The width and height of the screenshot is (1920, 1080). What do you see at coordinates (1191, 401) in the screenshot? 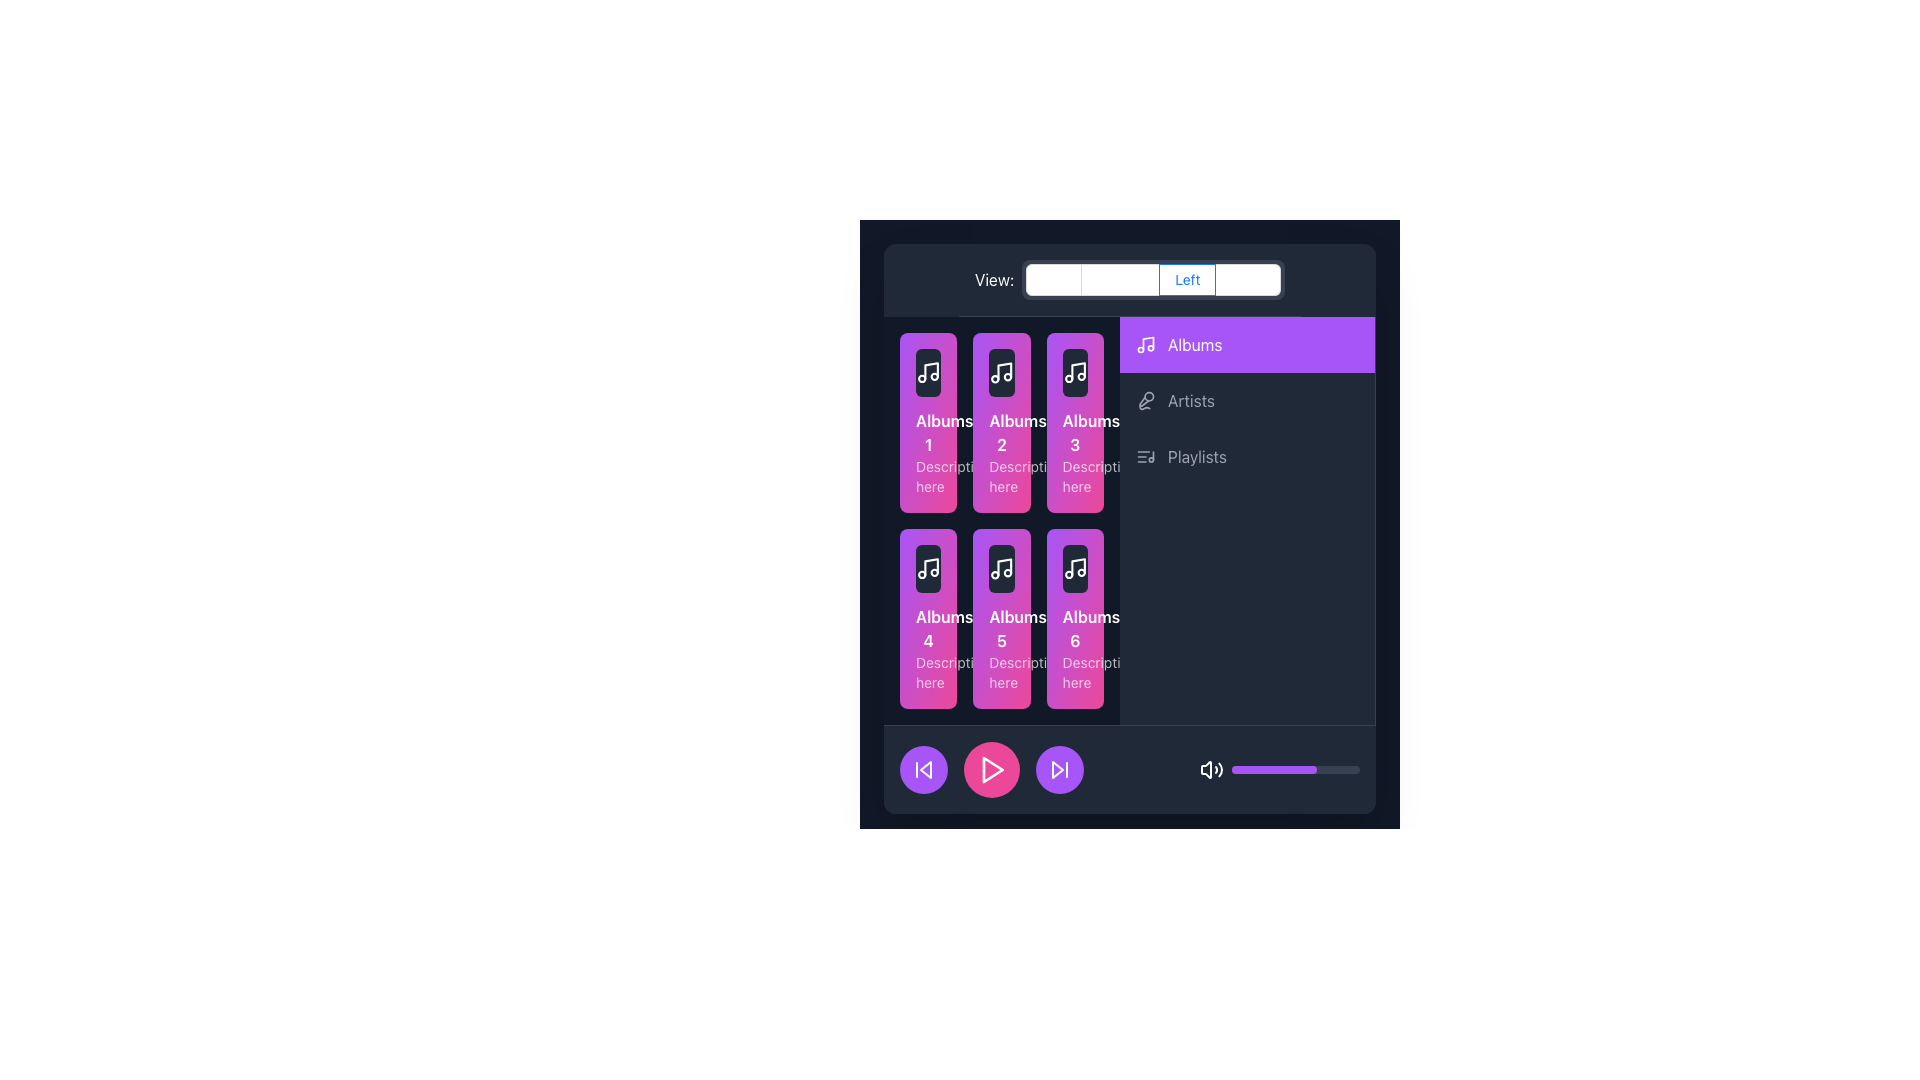
I see `the 'Artists' text label in the vertical menu list` at bounding box center [1191, 401].